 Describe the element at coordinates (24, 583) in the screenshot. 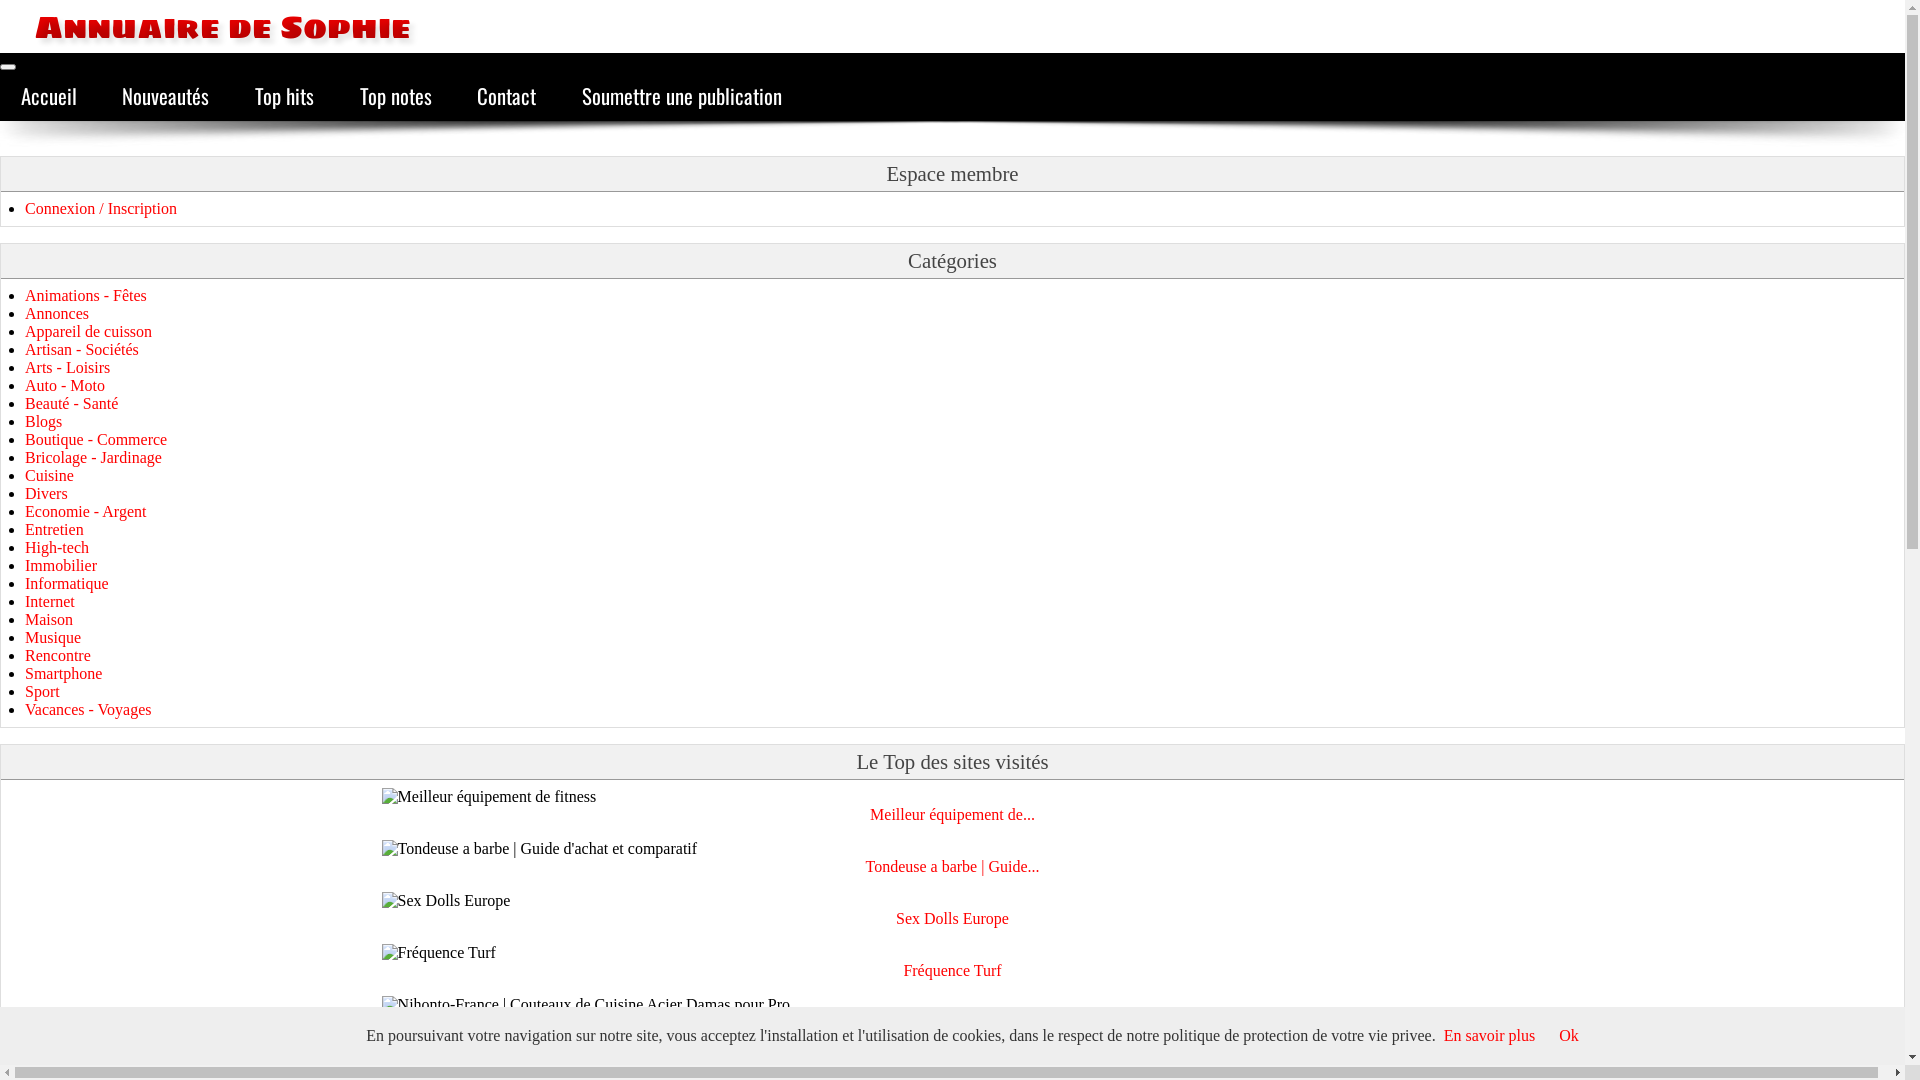

I see `'Informatique'` at that location.